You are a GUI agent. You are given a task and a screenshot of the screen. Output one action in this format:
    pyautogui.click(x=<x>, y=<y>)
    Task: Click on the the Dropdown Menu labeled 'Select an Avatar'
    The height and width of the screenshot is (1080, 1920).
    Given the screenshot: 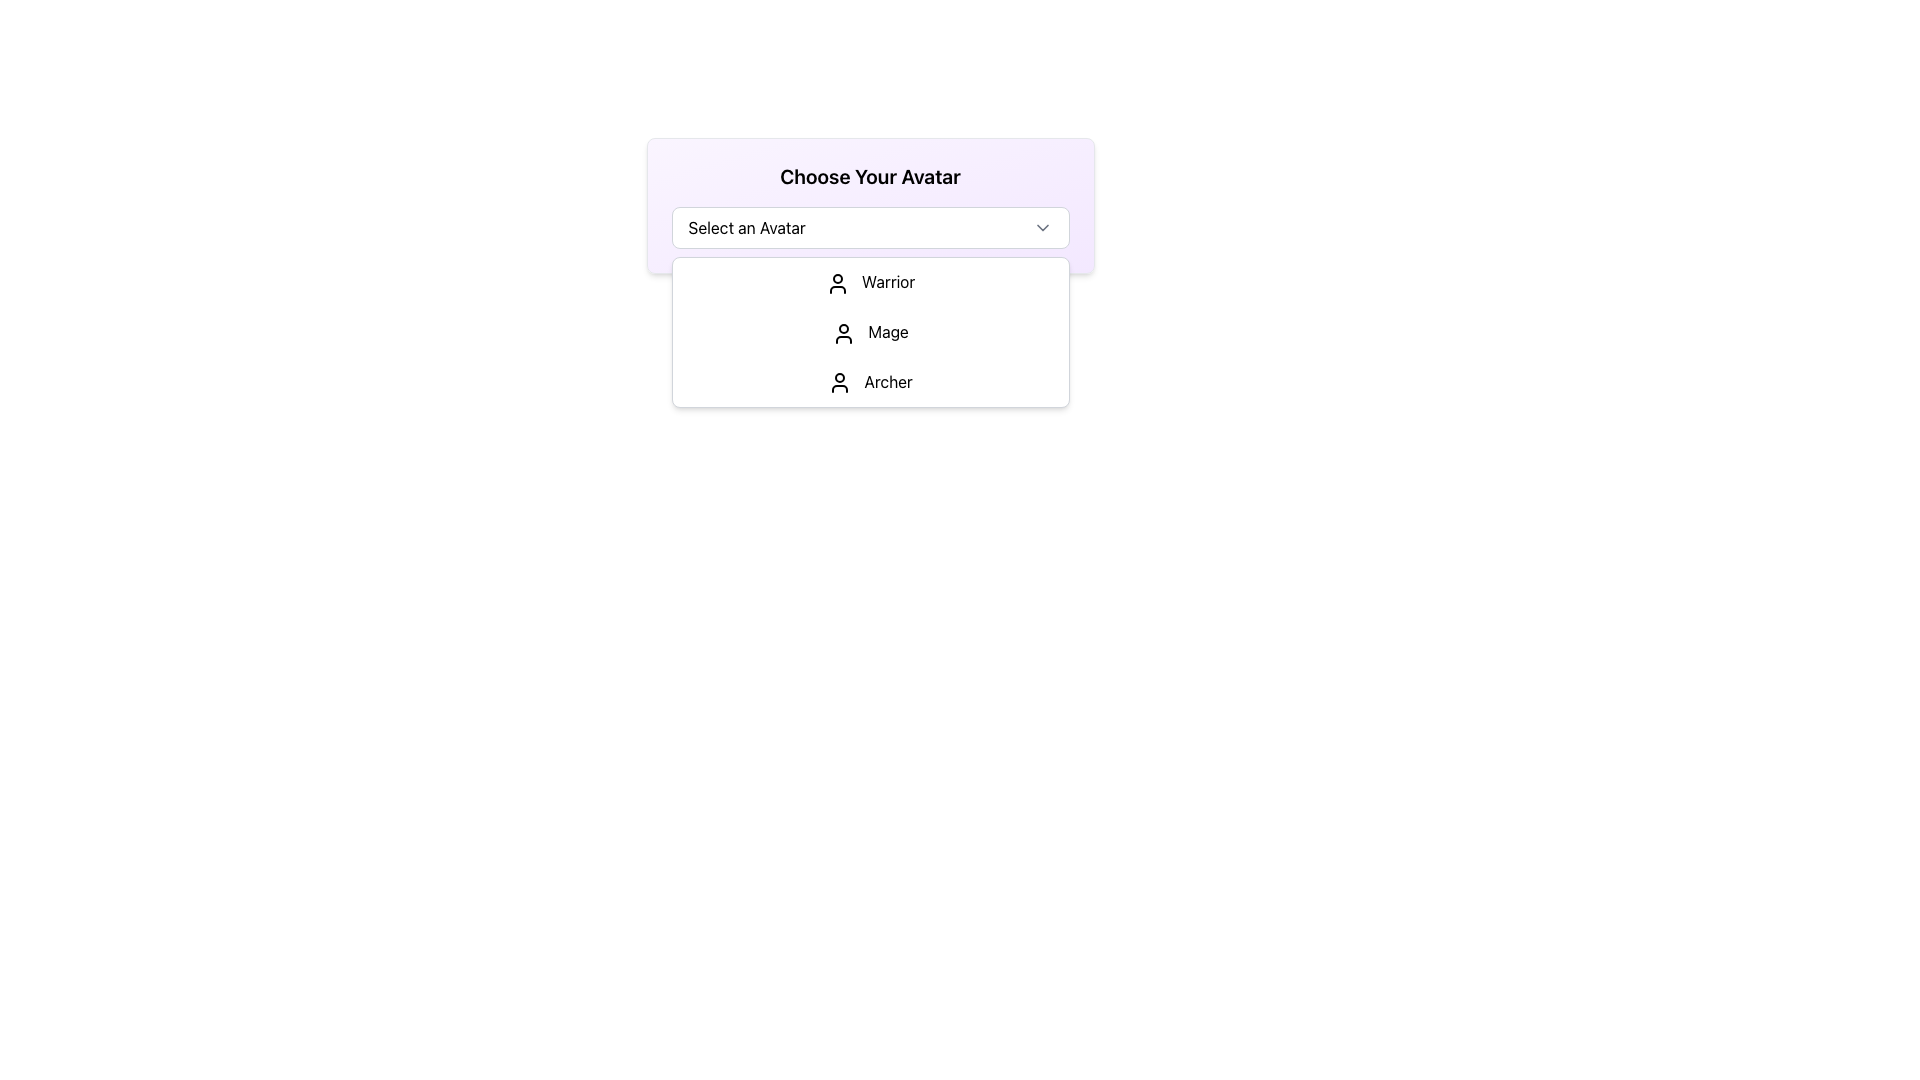 What is the action you would take?
    pyautogui.click(x=870, y=205)
    